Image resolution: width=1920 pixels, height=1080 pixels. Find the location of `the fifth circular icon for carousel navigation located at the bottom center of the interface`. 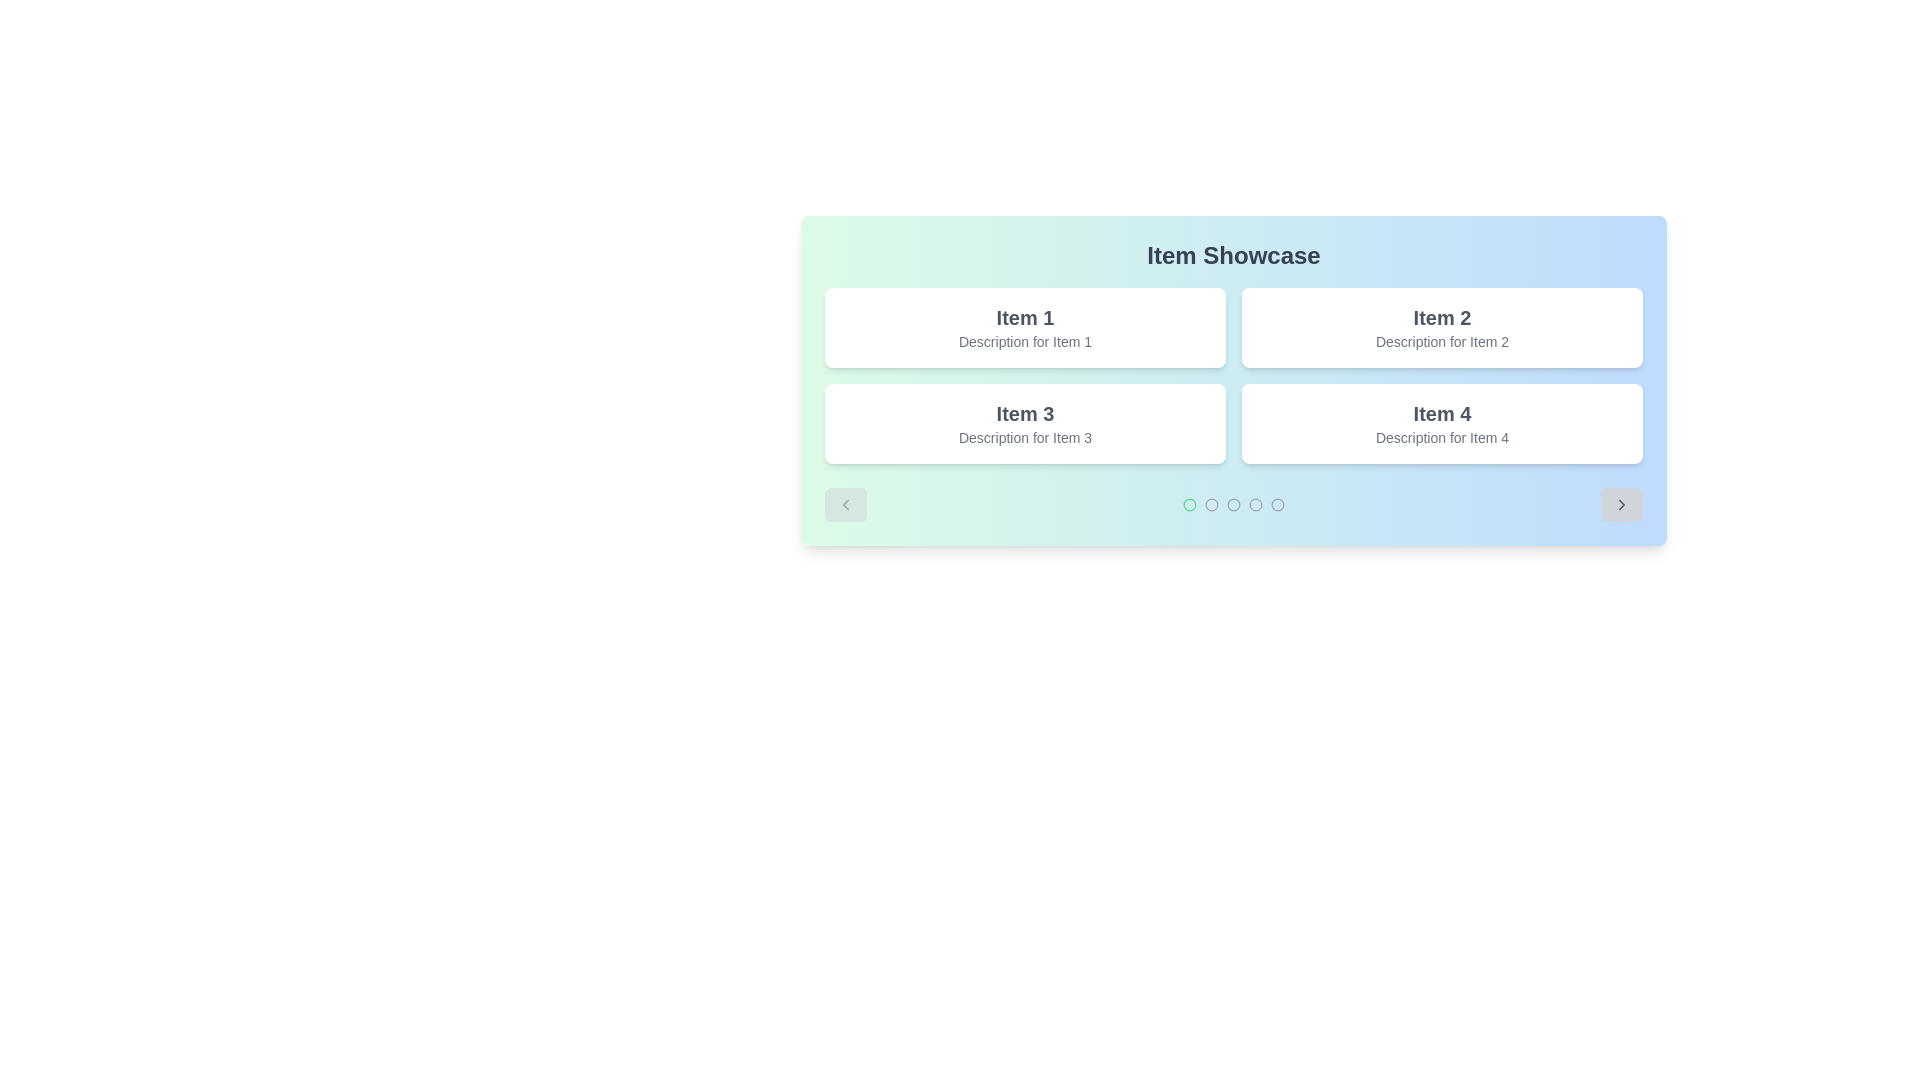

the fifth circular icon for carousel navigation located at the bottom center of the interface is located at coordinates (1255, 504).